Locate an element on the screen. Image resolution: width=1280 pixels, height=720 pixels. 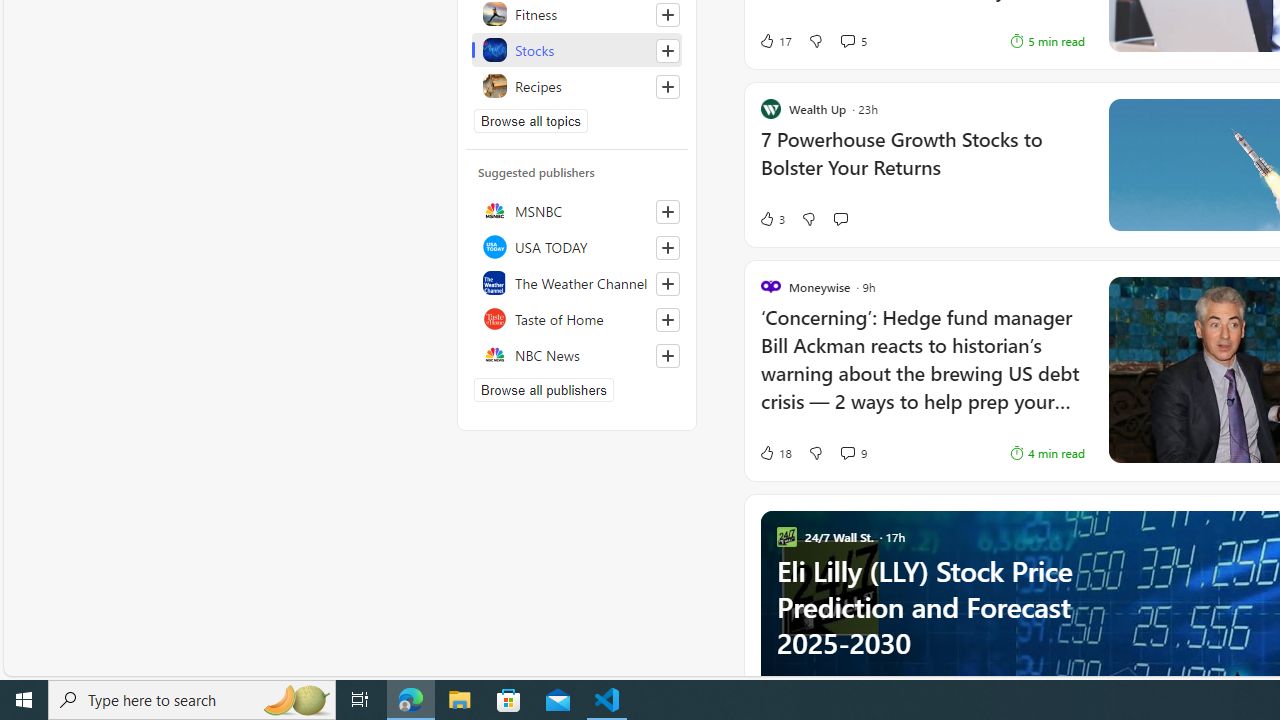
'USA TODAY' is located at coordinates (576, 245).